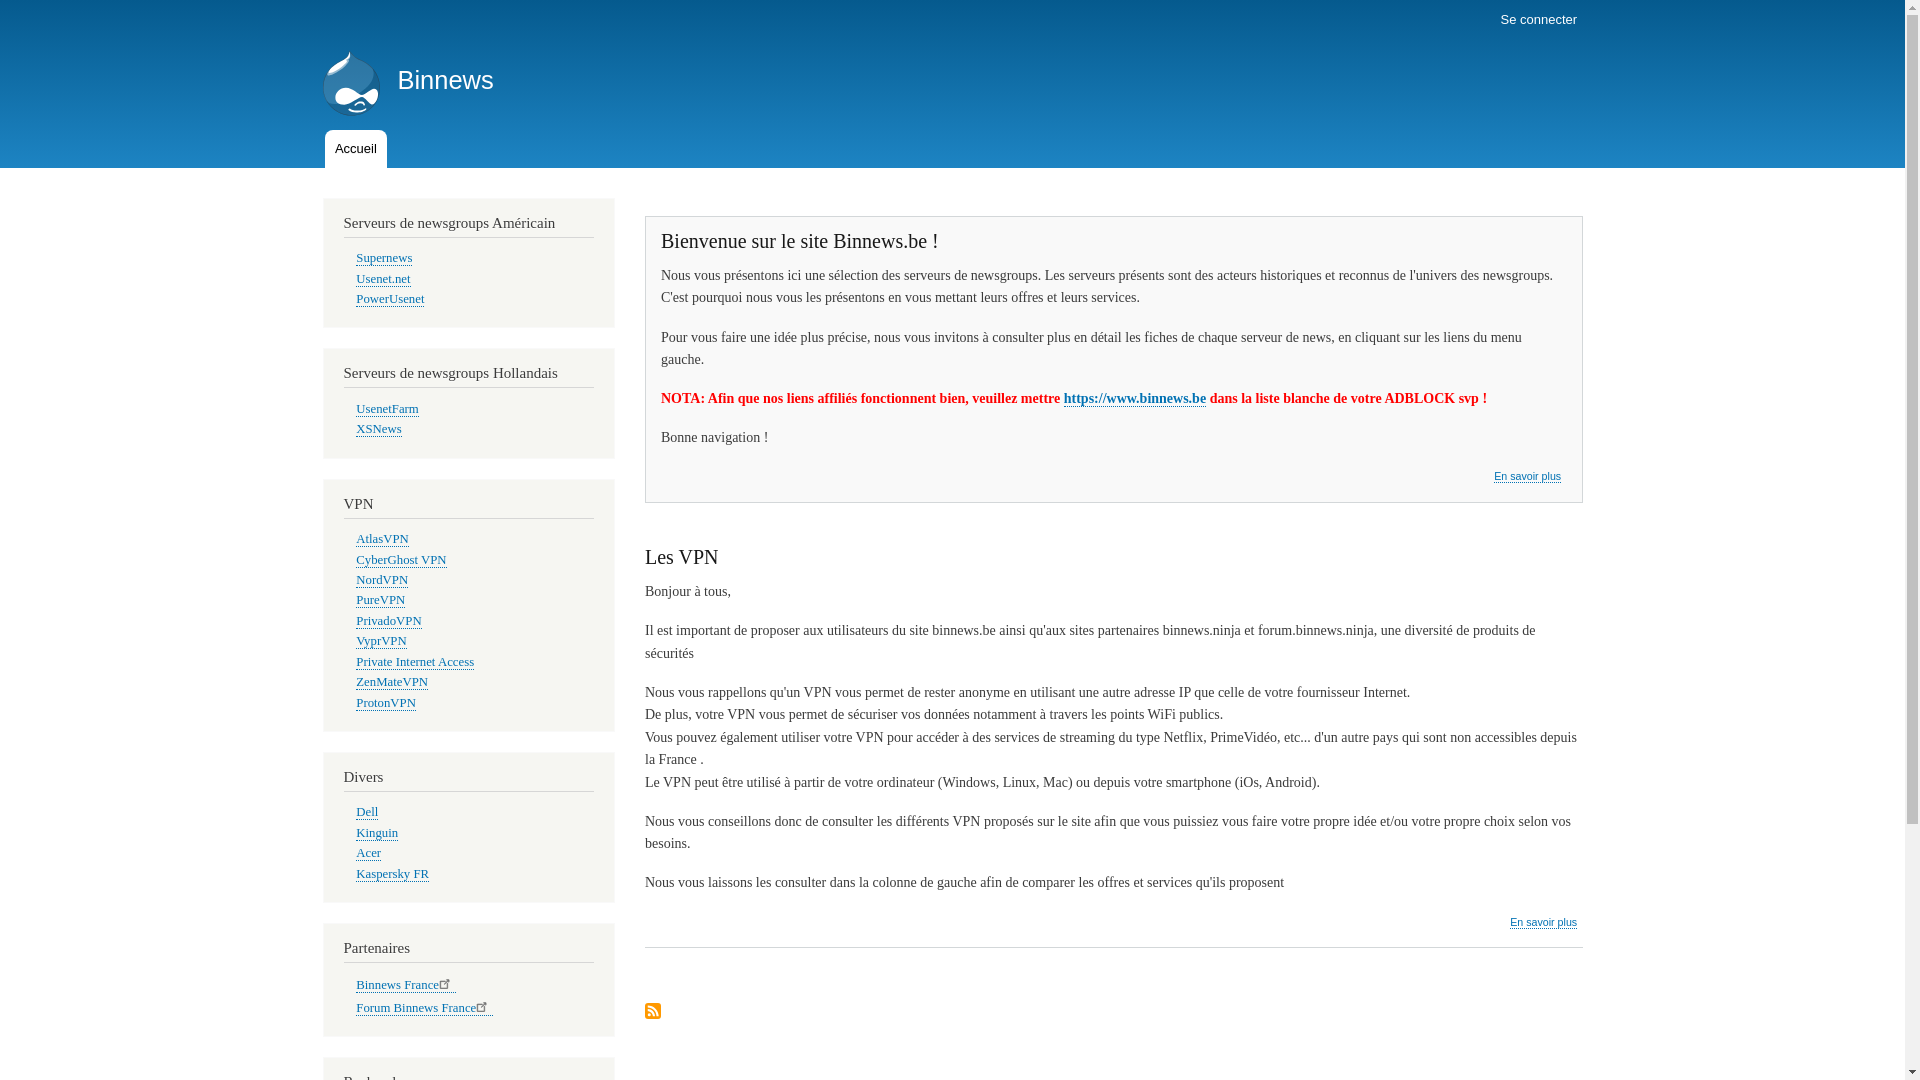 Image resolution: width=1920 pixels, height=1080 pixels. What do you see at coordinates (377, 833) in the screenshot?
I see `'Kinguin'` at bounding box center [377, 833].